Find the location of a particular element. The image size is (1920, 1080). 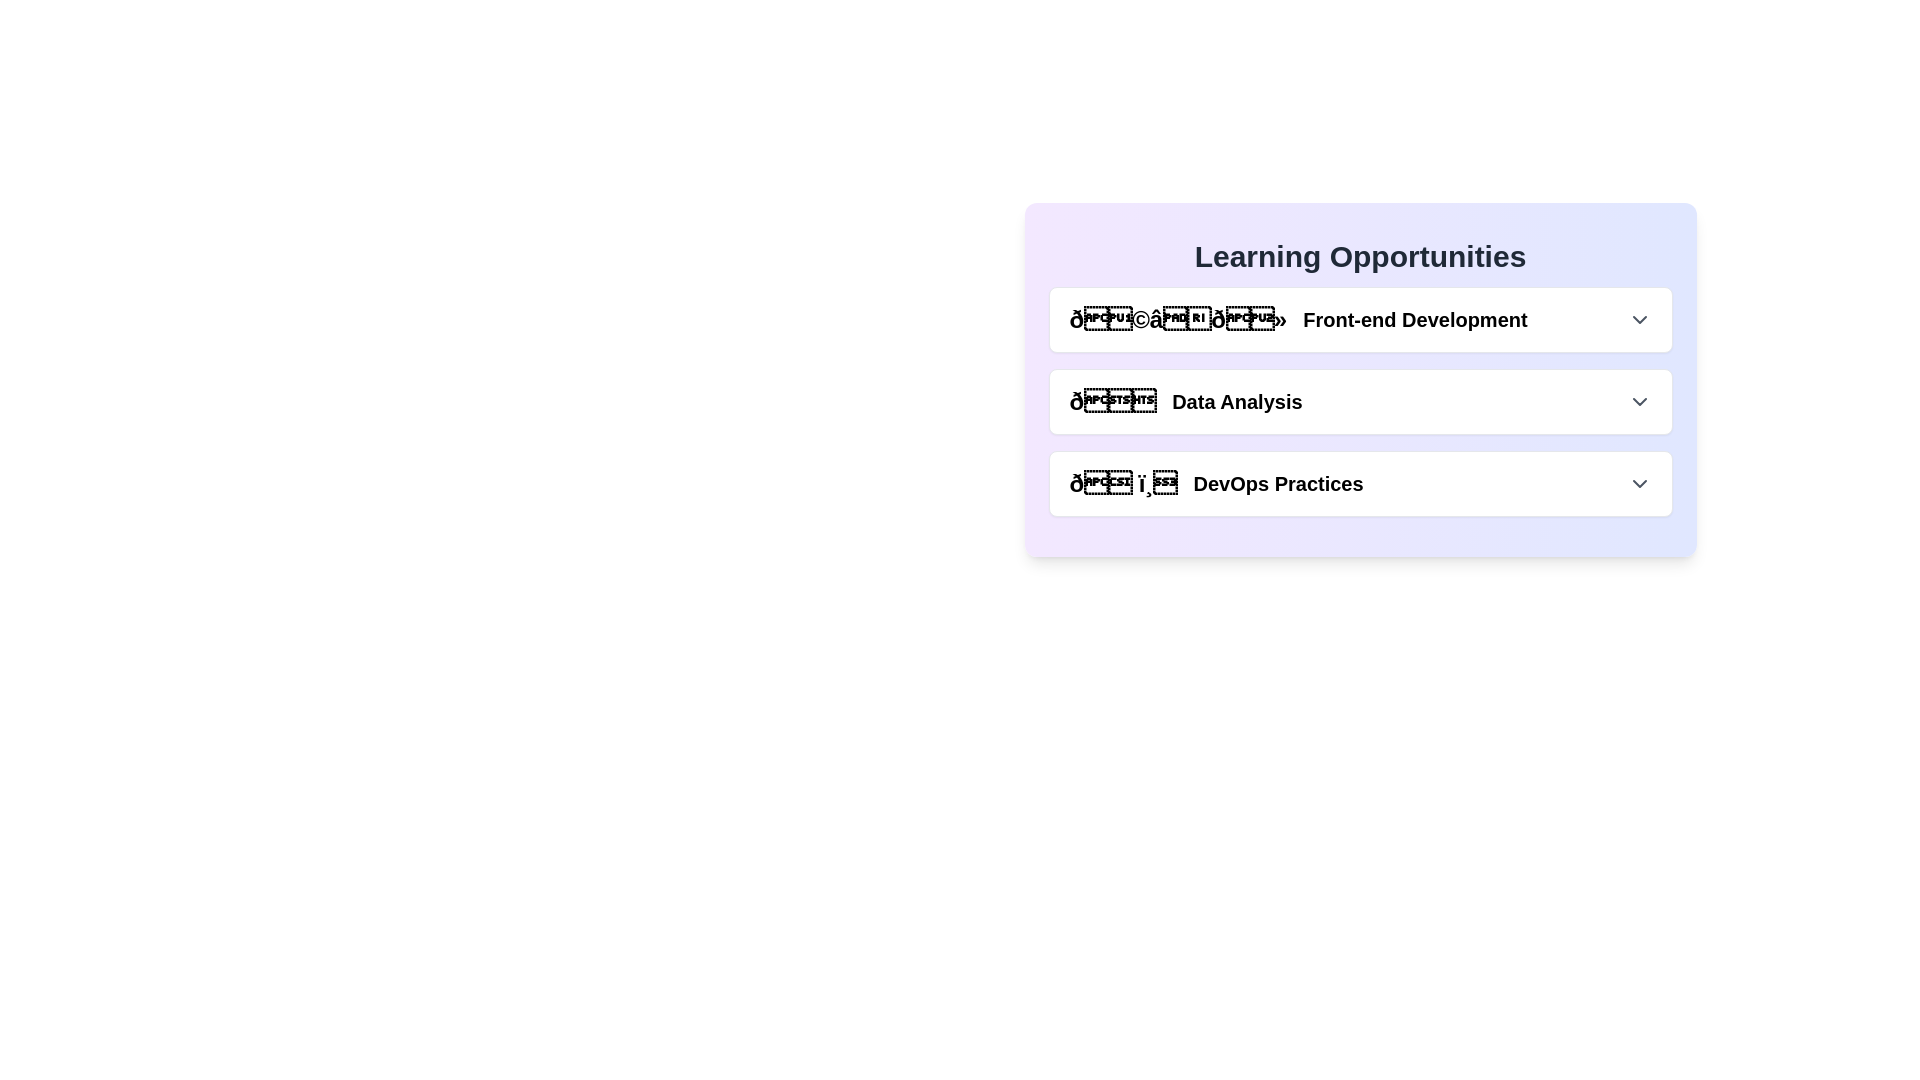

the icon representing the 'Data Analysis' category located in the 'Learning Opportunities' section, positioned to the left of the text 'Data Analysis' is located at coordinates (1111, 401).